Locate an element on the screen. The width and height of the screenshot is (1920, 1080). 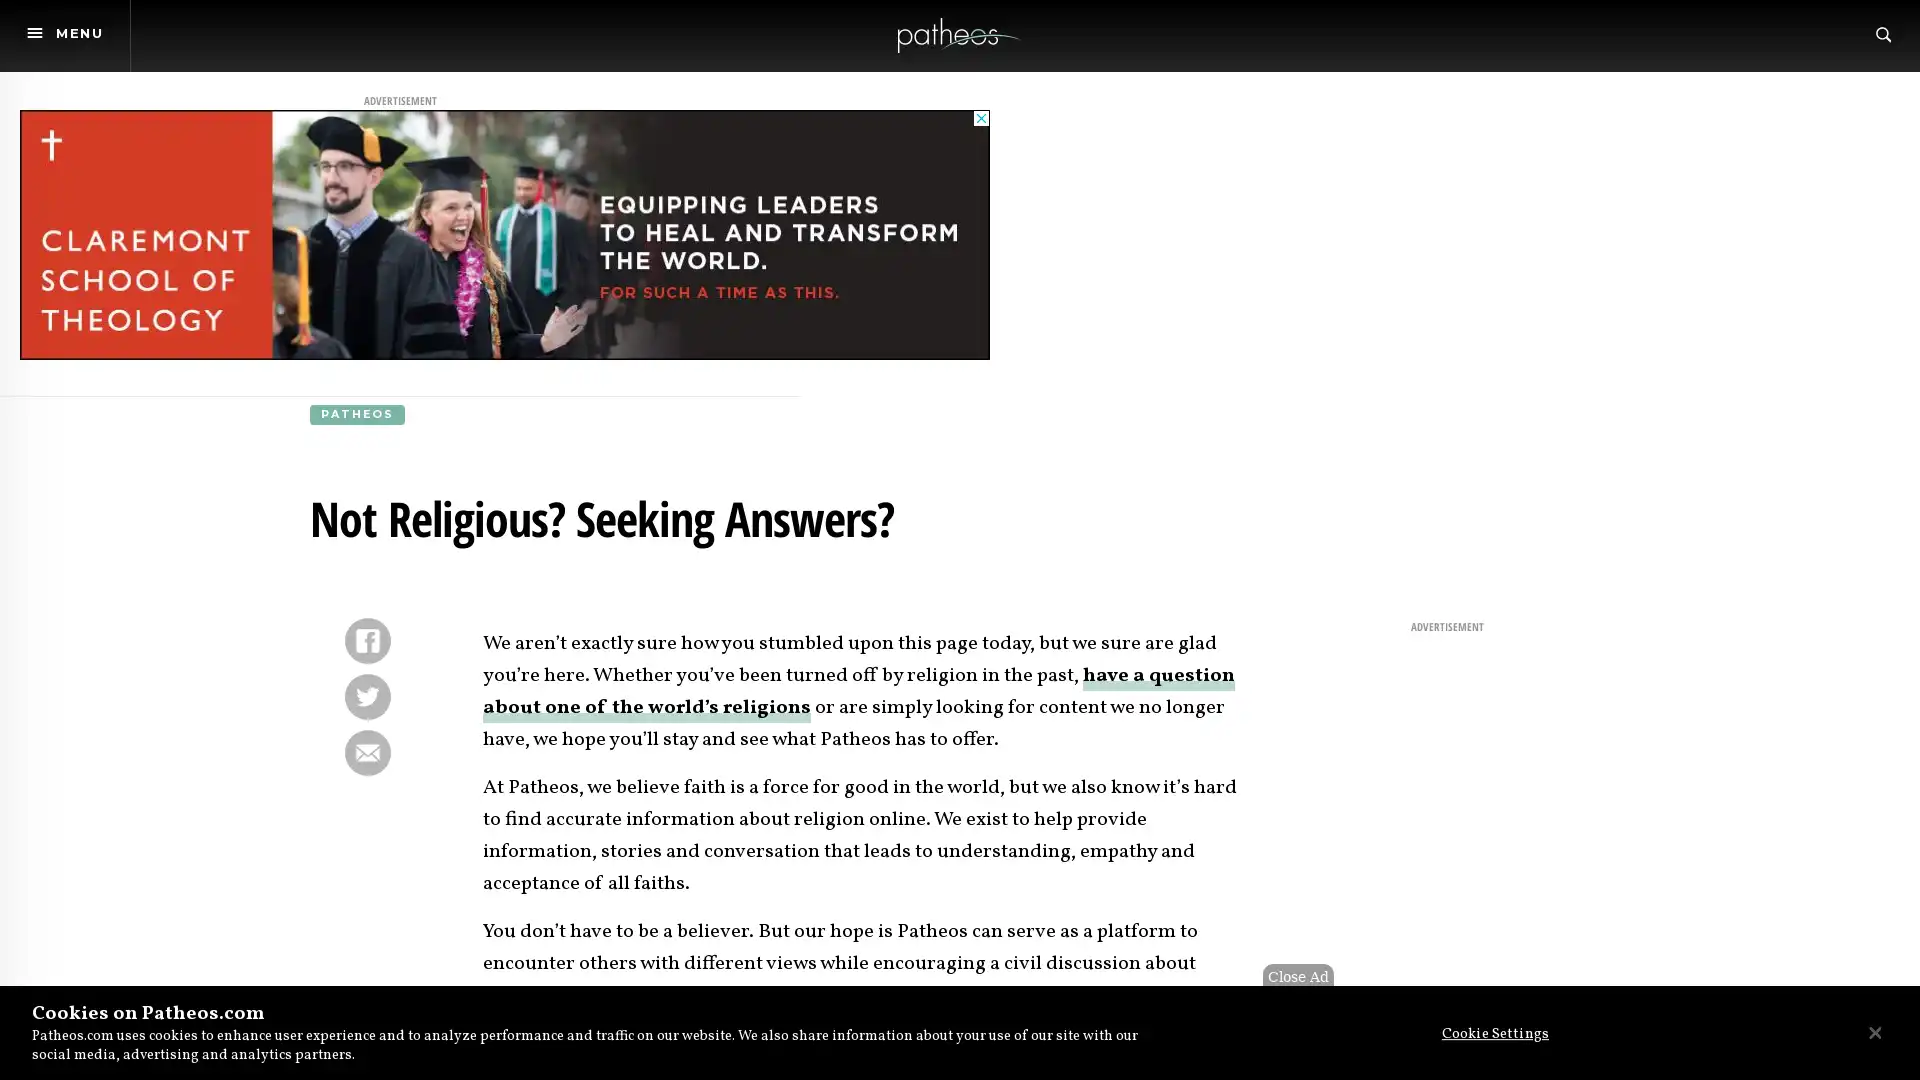
Close Banner is located at coordinates (1873, 1032).